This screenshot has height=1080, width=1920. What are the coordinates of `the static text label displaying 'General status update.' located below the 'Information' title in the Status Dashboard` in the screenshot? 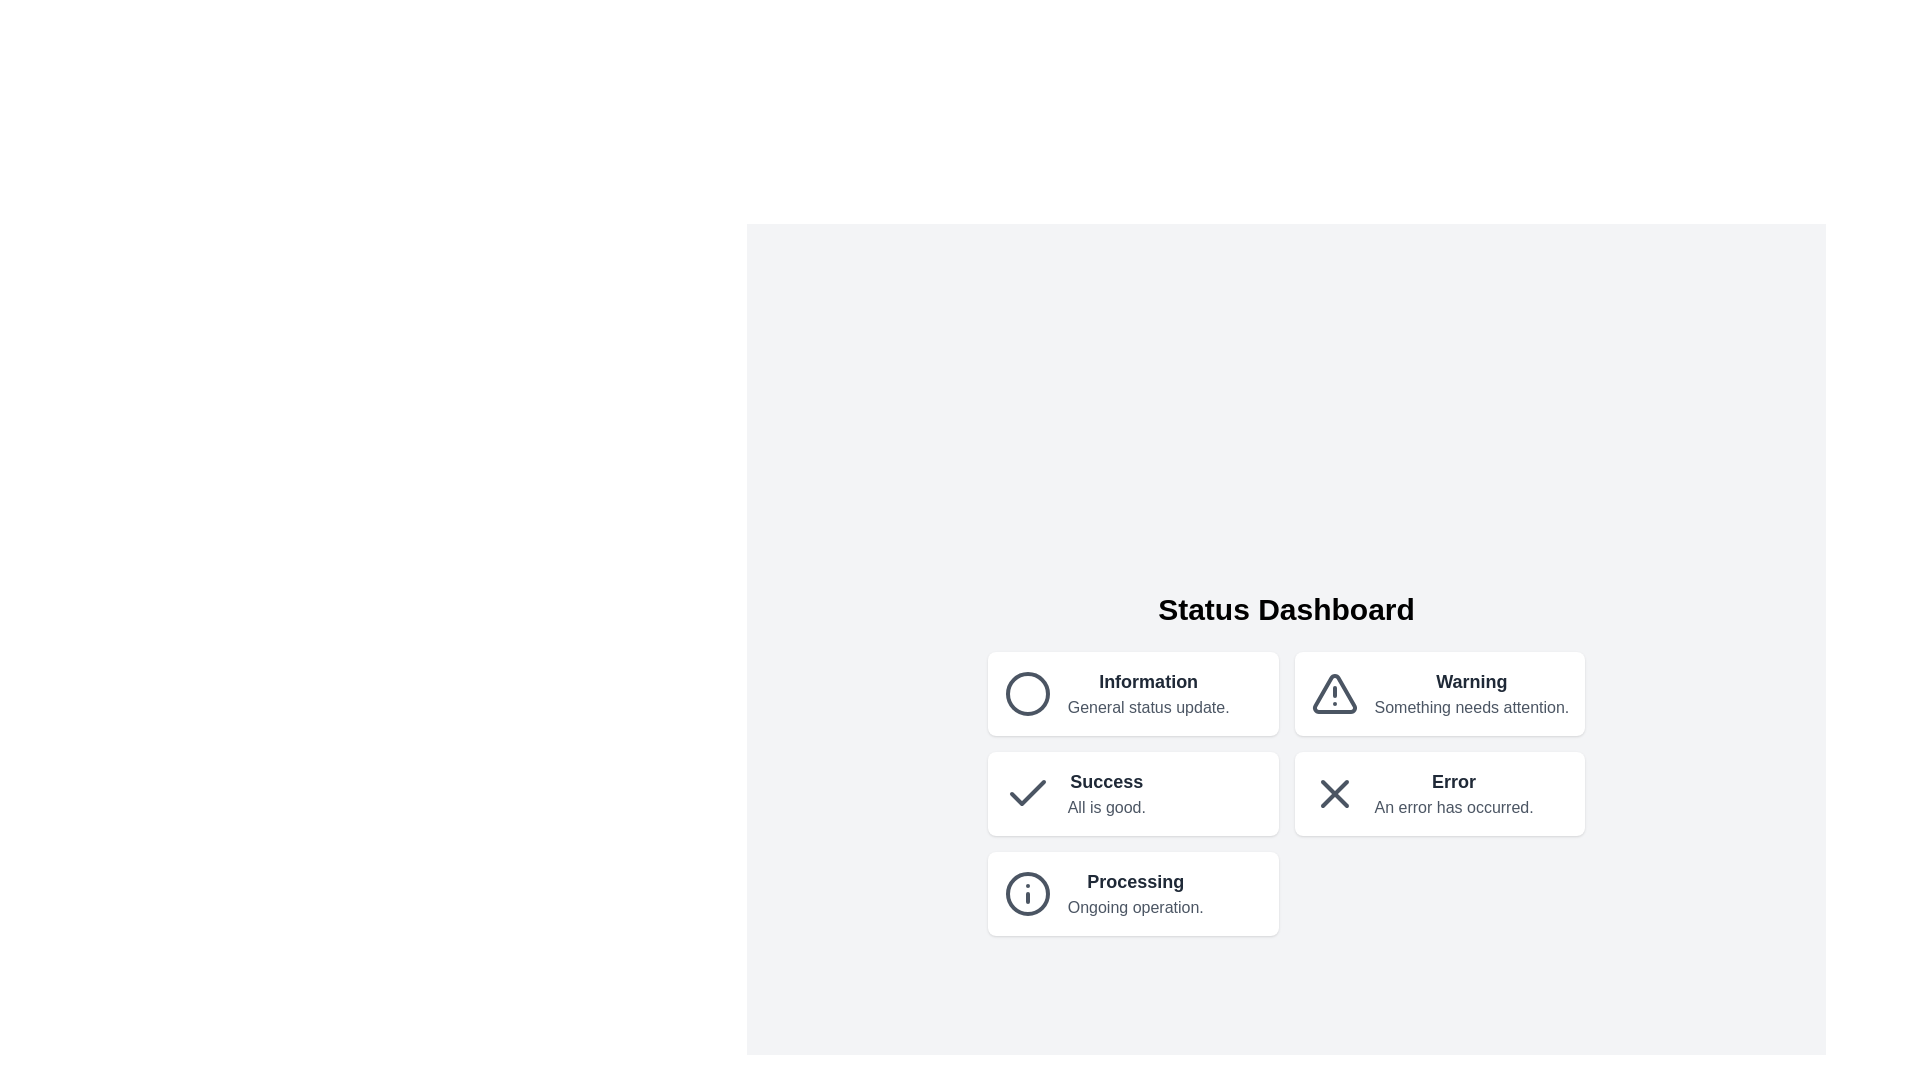 It's located at (1148, 707).